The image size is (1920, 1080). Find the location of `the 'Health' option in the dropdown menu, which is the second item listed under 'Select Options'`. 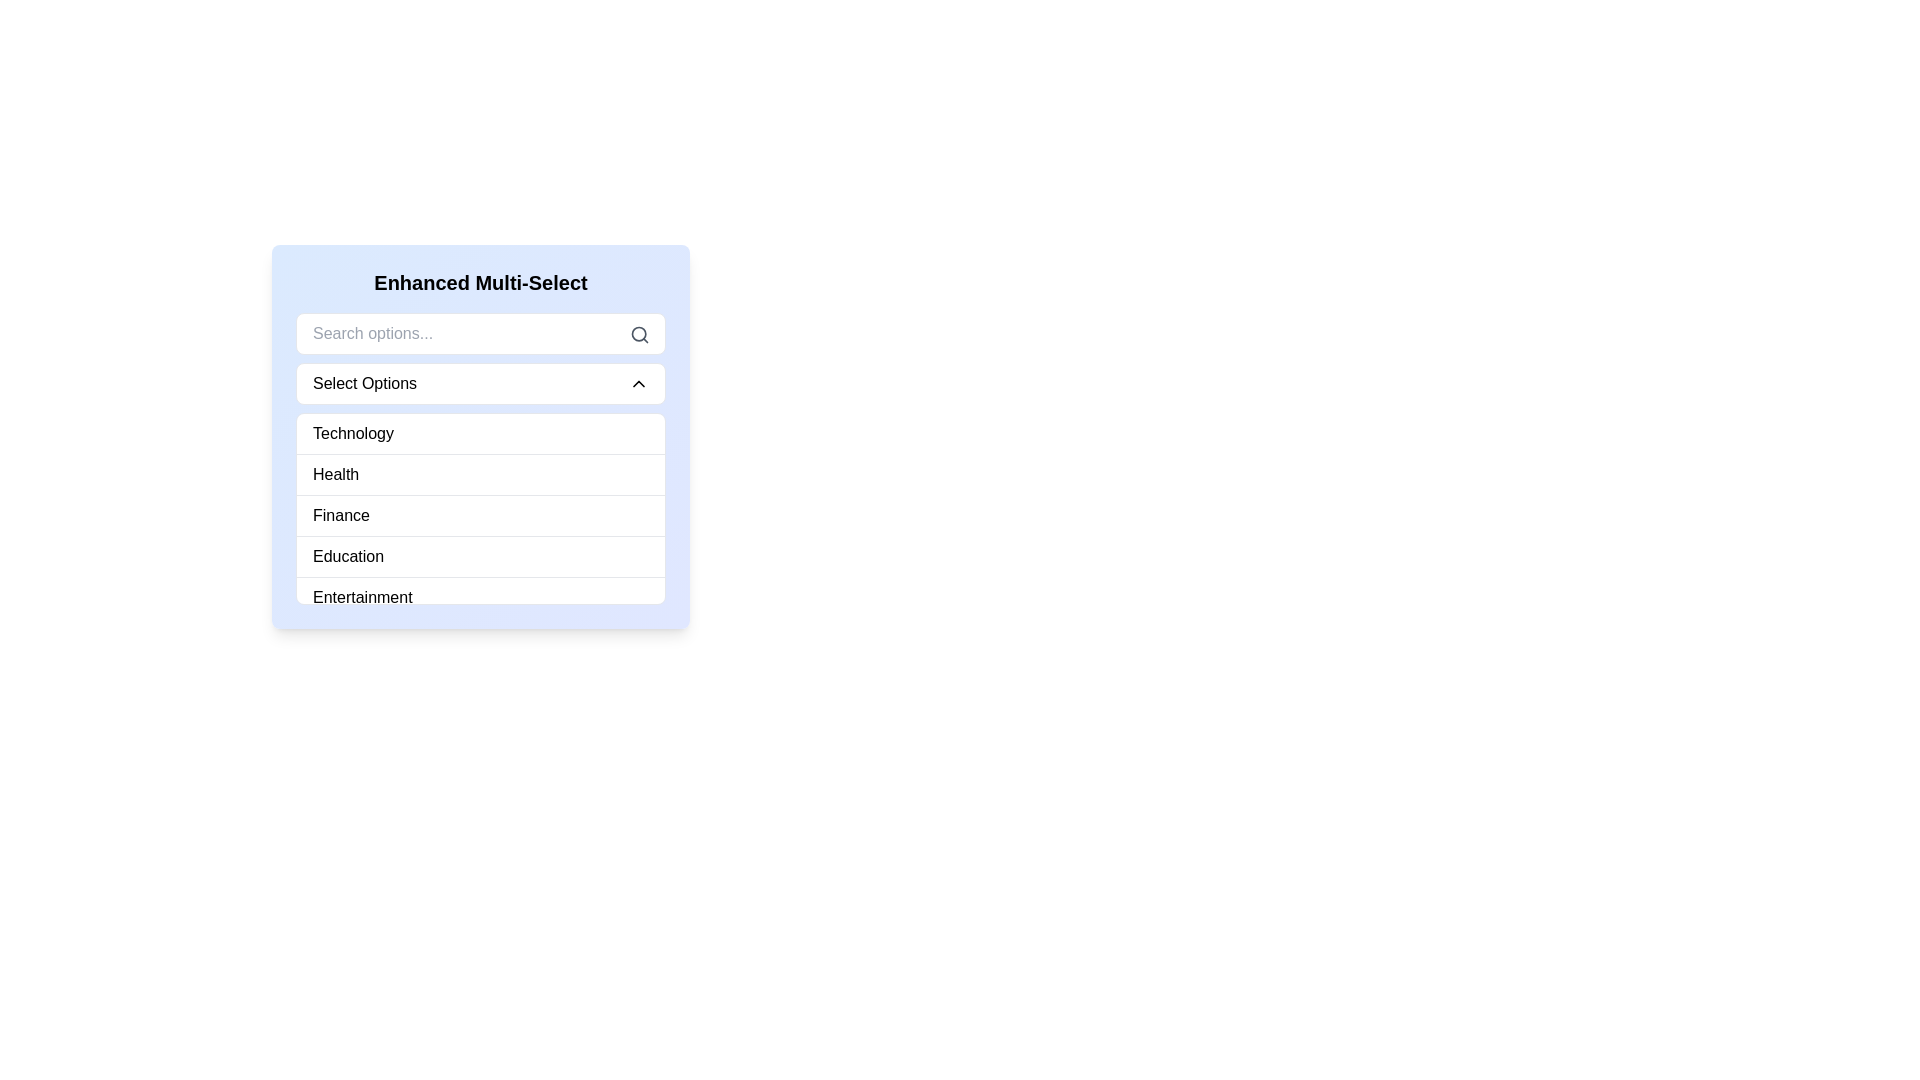

the 'Health' option in the dropdown menu, which is the second item listed under 'Select Options' is located at coordinates (336, 474).